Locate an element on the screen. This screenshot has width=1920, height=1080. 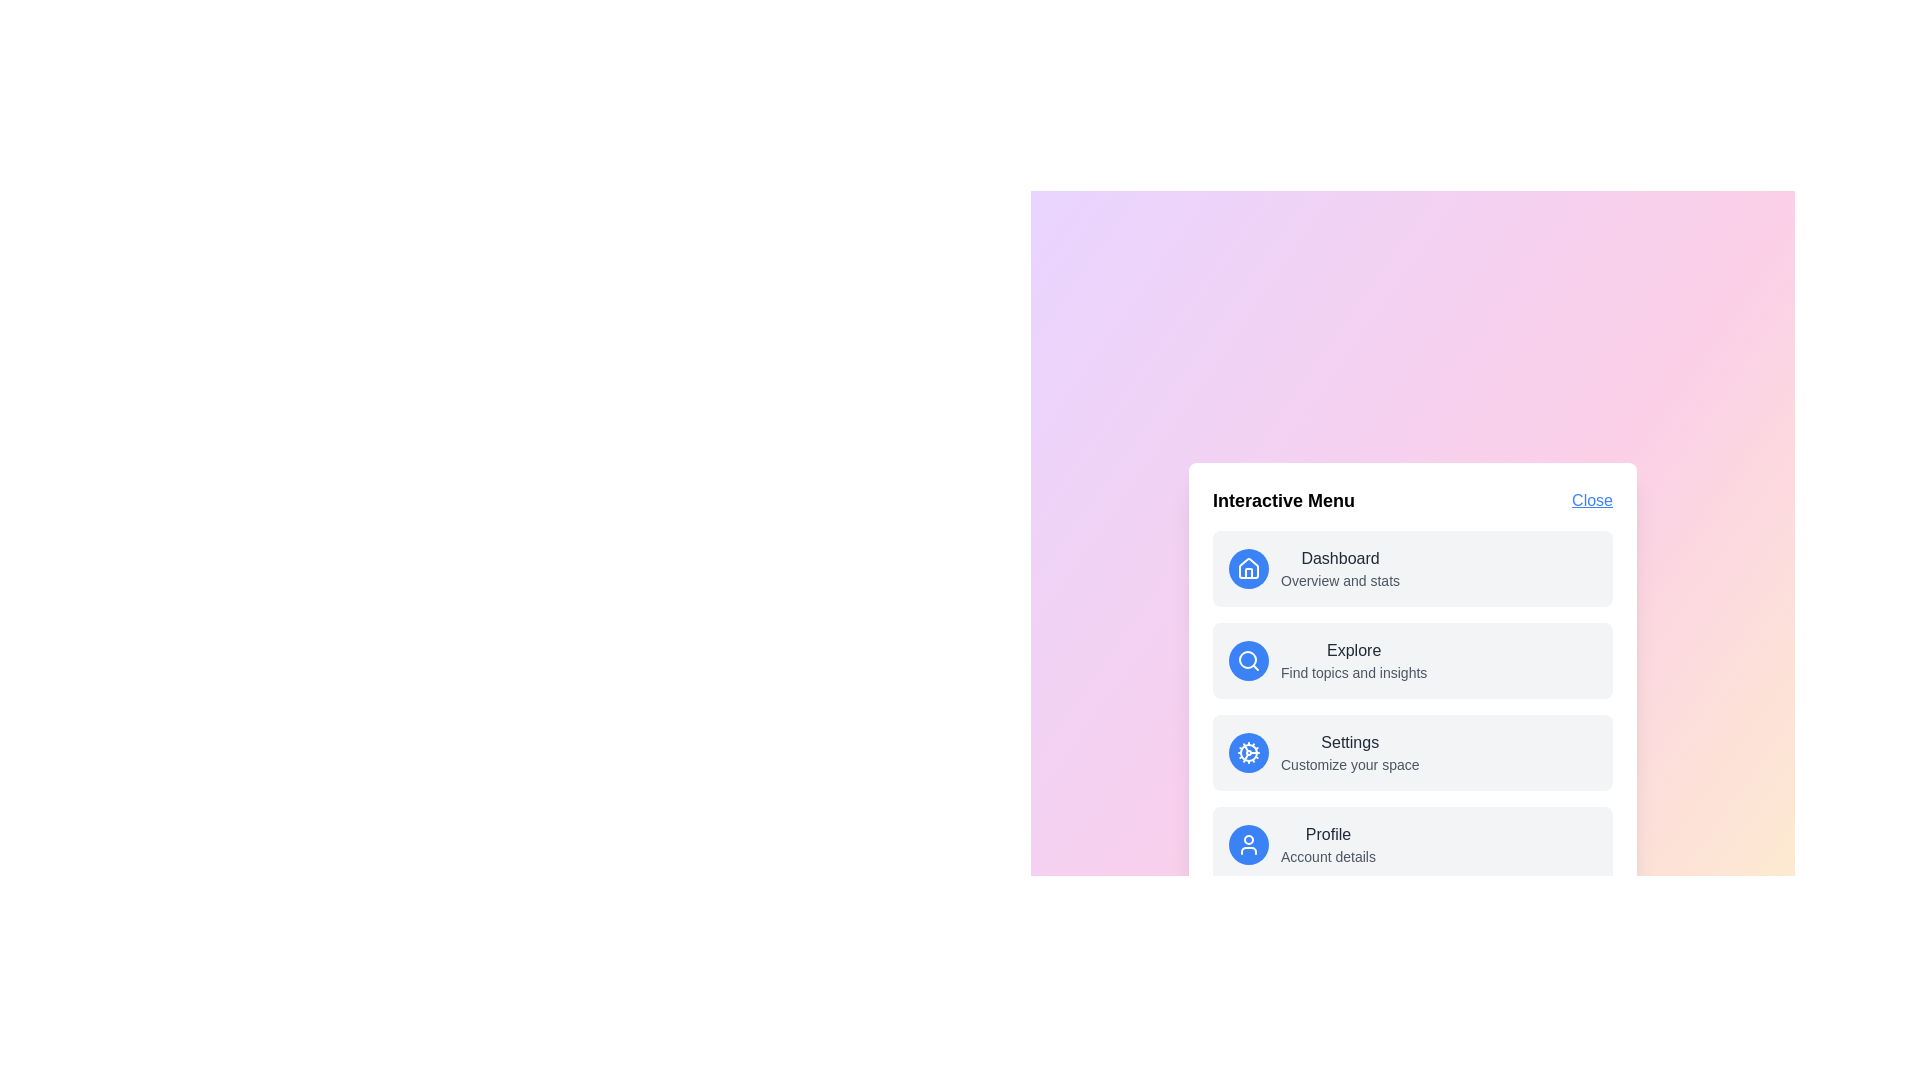
the menu item labeled 'Profile' to observe its hover effects is located at coordinates (1411, 844).